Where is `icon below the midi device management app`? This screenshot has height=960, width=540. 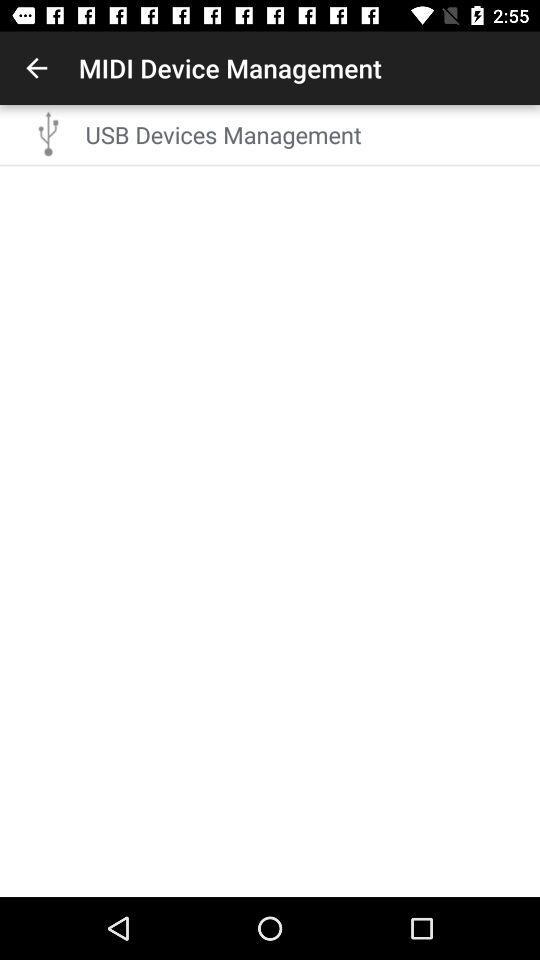
icon below the midi device management app is located at coordinates (306, 133).